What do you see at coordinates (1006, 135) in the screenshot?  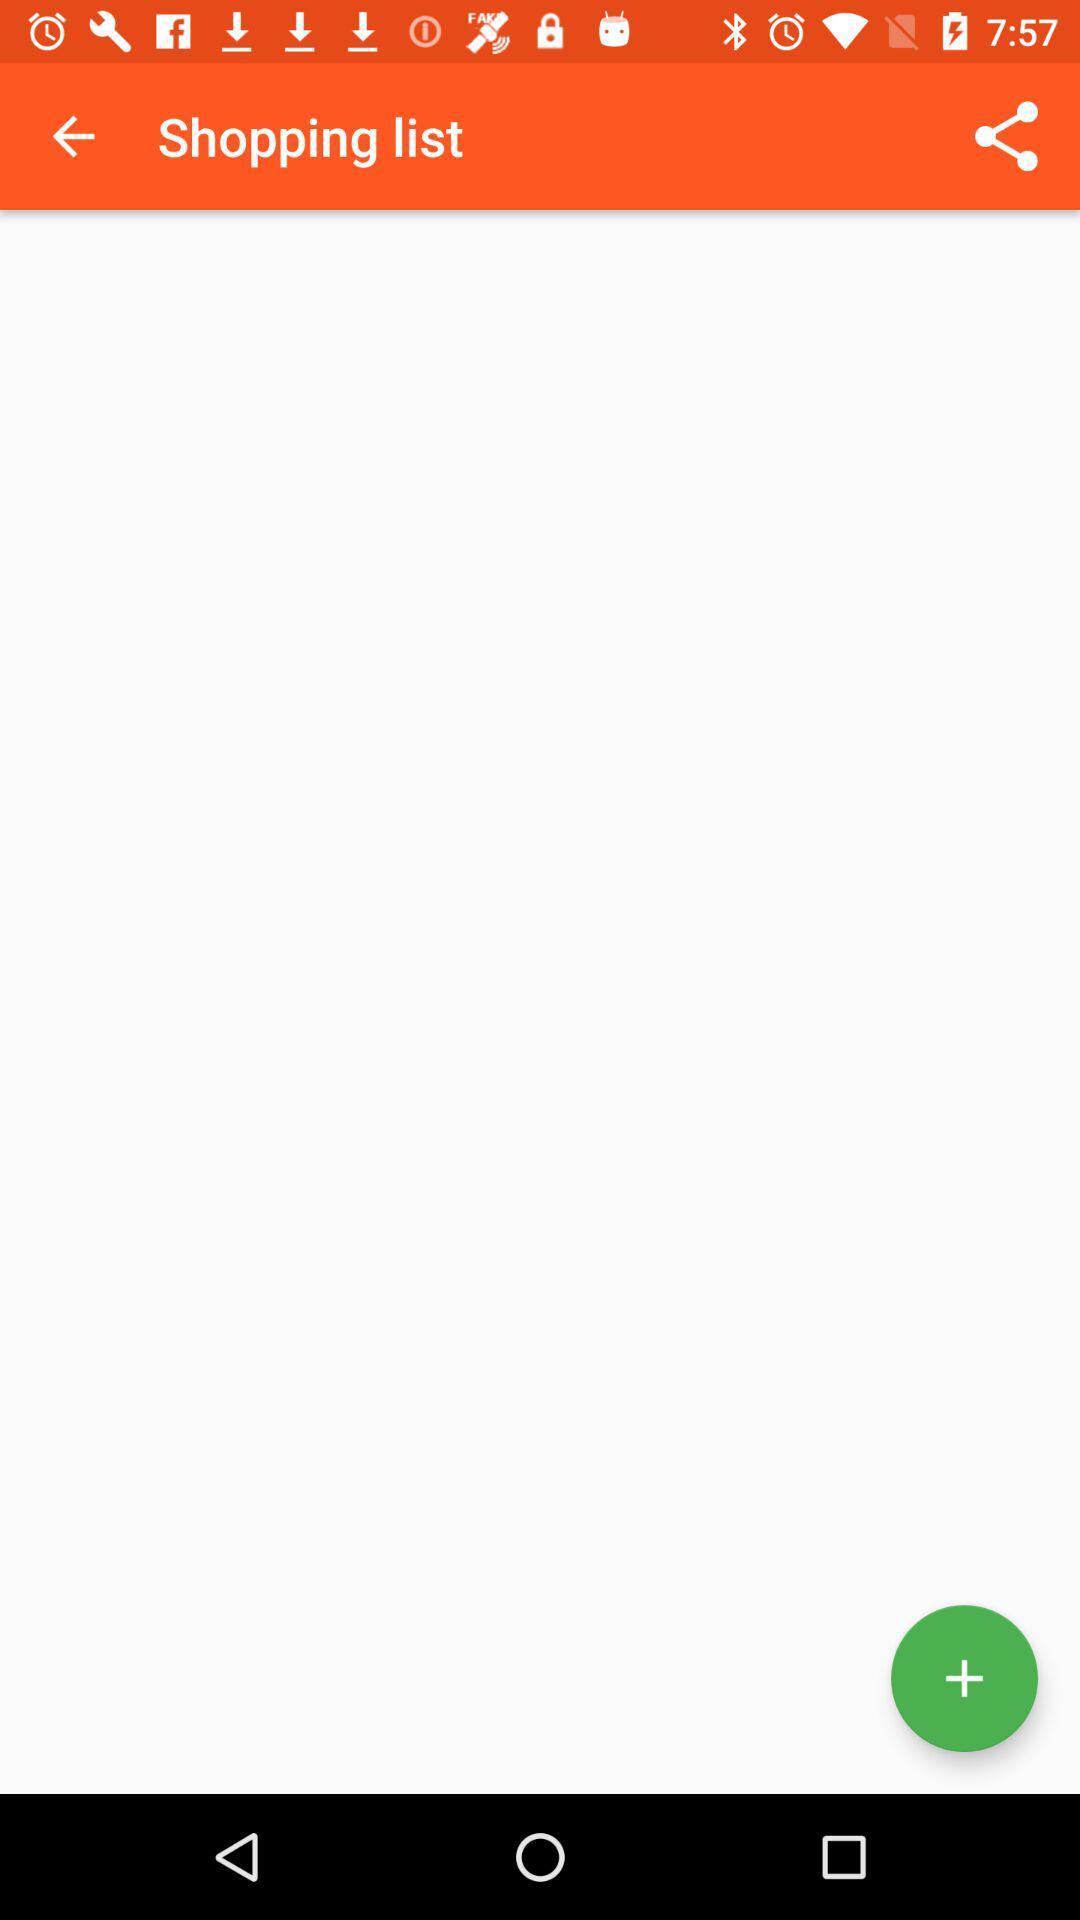 I see `the icon at the top right corner` at bounding box center [1006, 135].